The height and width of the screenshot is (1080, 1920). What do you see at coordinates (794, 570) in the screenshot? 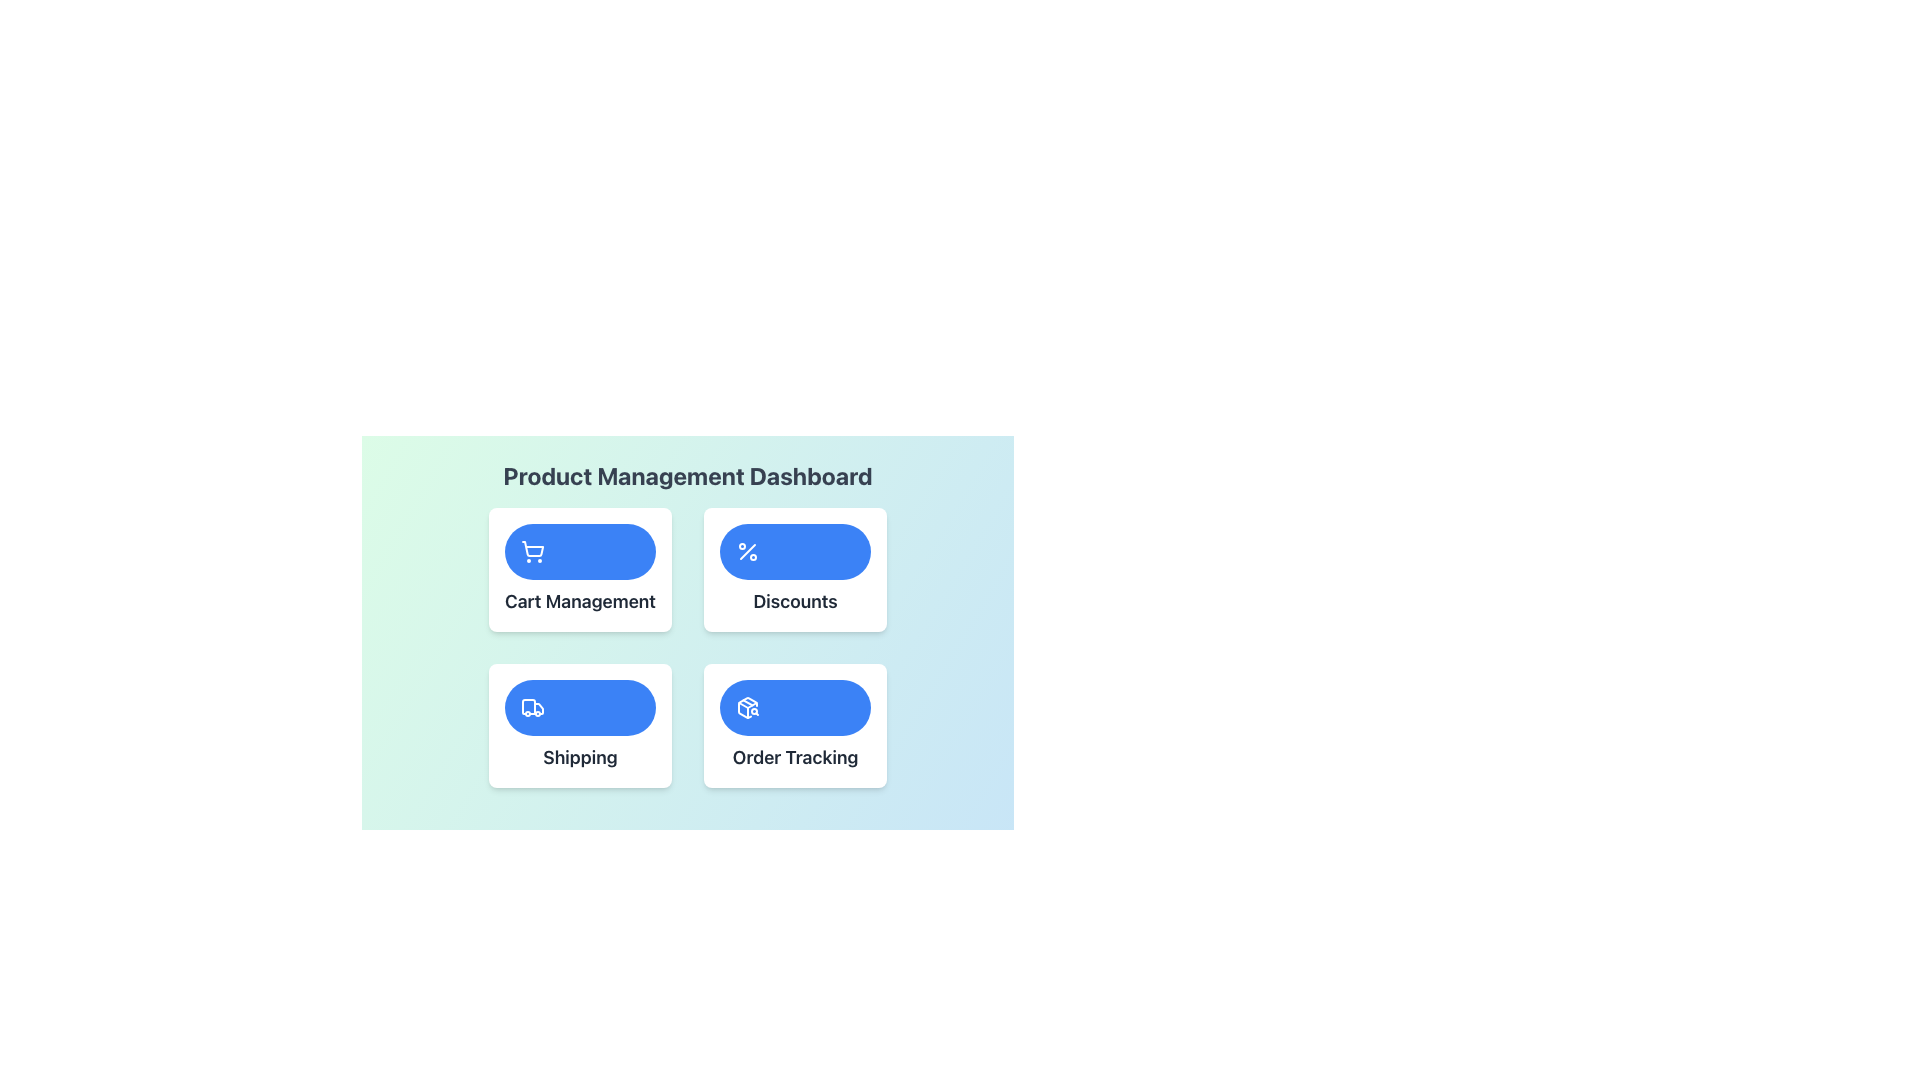
I see `the Discounts button, which is a white rounded rectangle with a blue ellipsoidal button at its center, located in the top right section of the grid layout` at bounding box center [794, 570].